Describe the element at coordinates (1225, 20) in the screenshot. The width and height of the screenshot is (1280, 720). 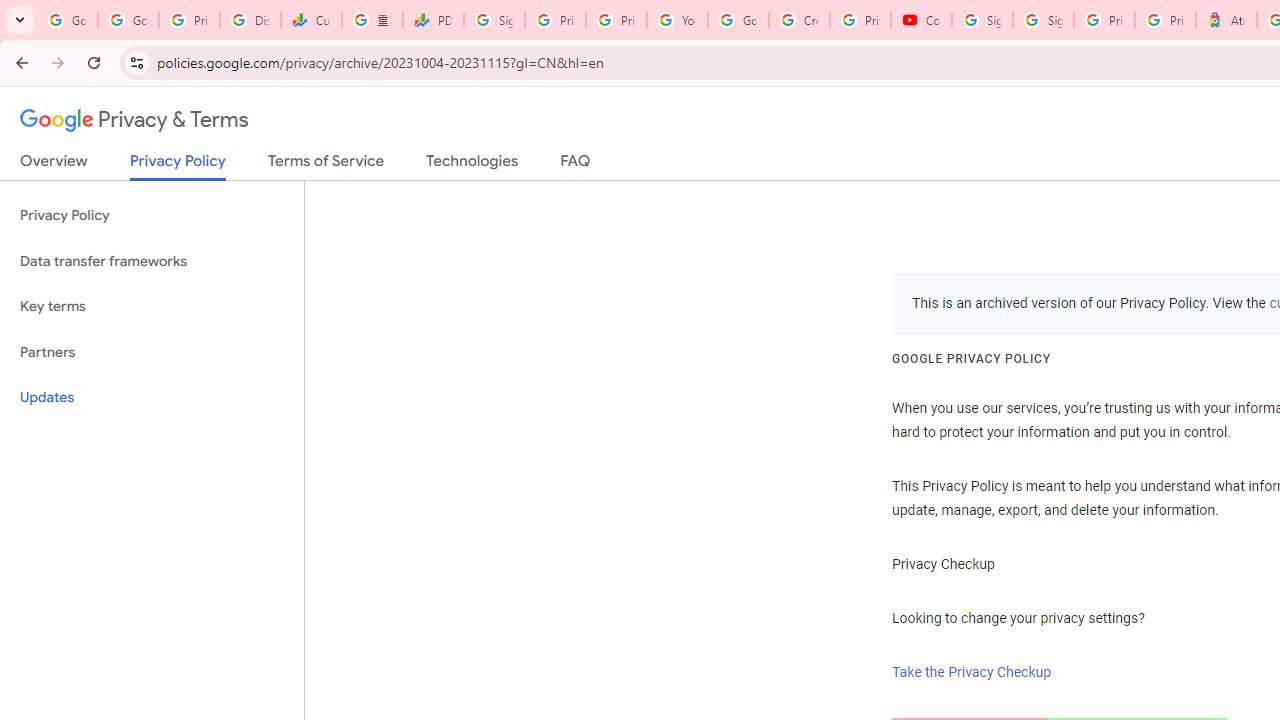
I see `'Atour Hotel - Google hotels'` at that location.